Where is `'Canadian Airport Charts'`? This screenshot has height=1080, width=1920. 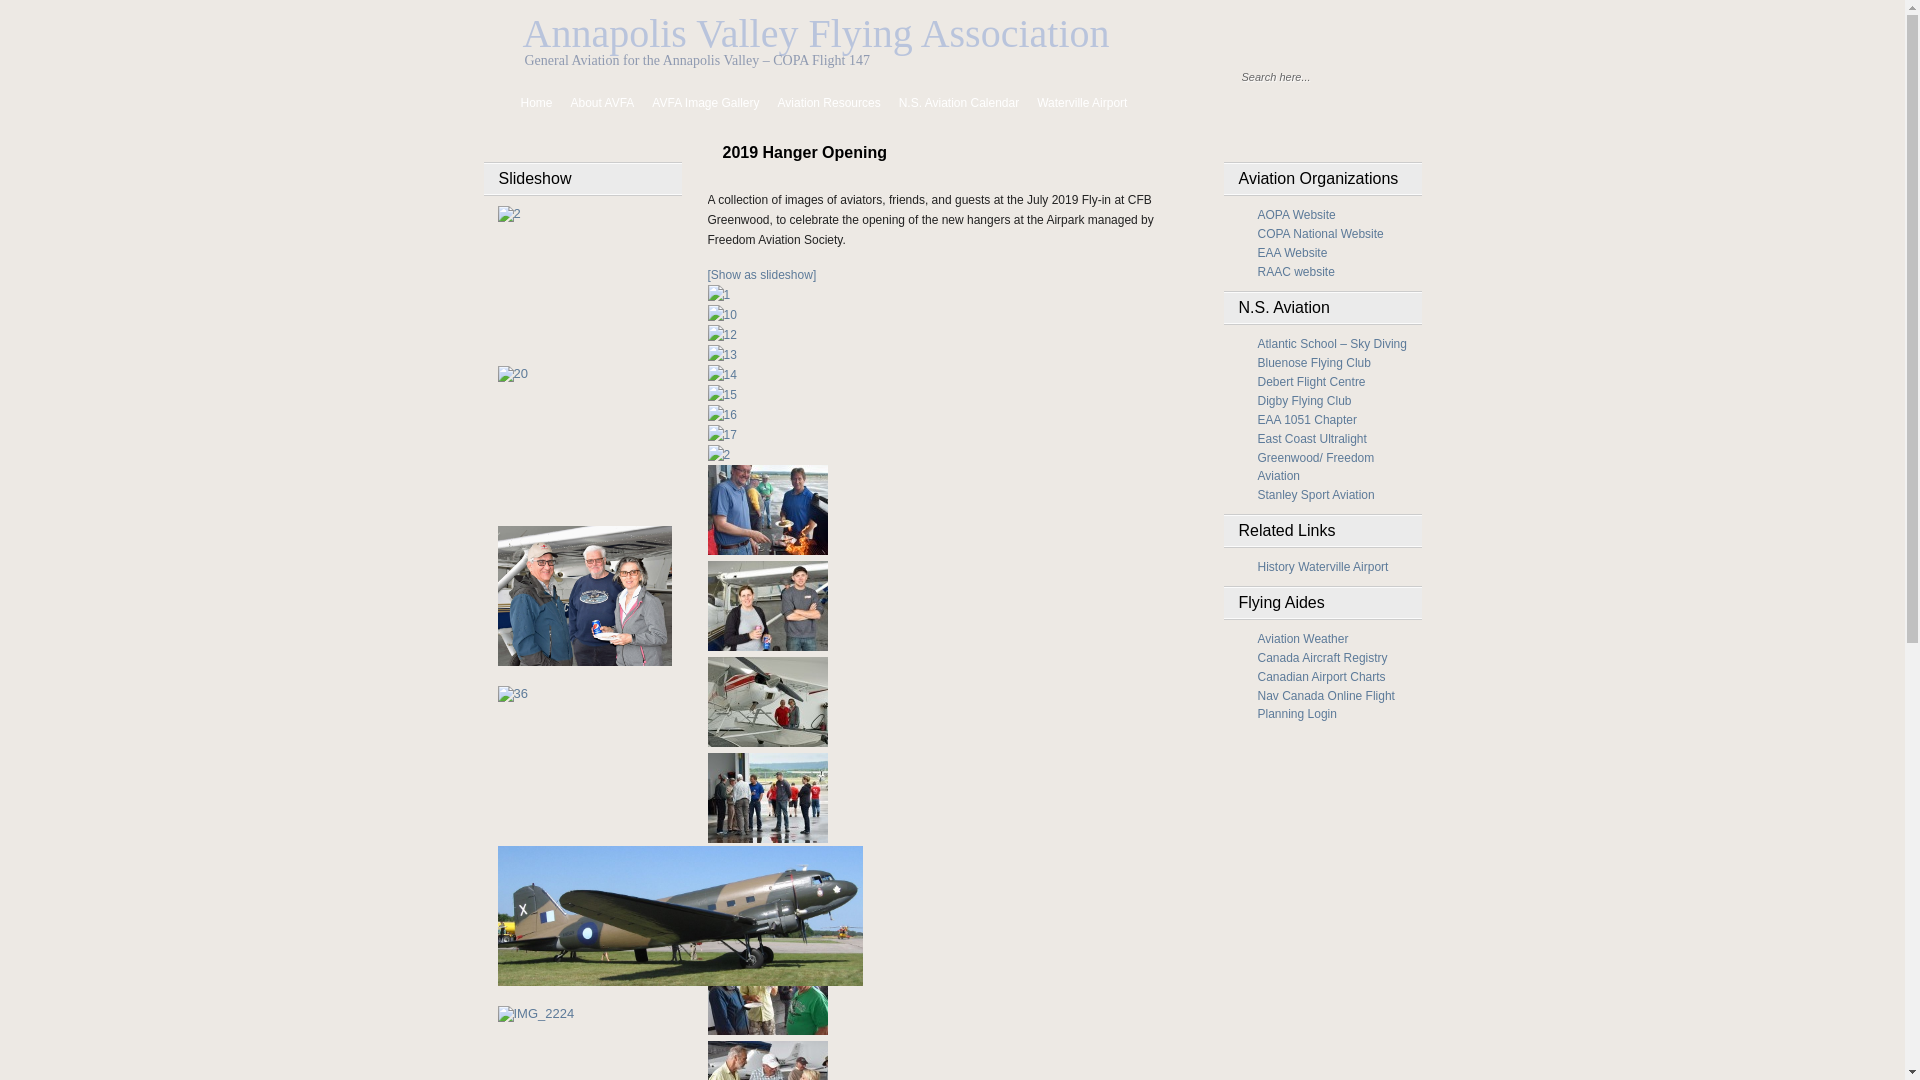 'Canadian Airport Charts' is located at coordinates (1321, 676).